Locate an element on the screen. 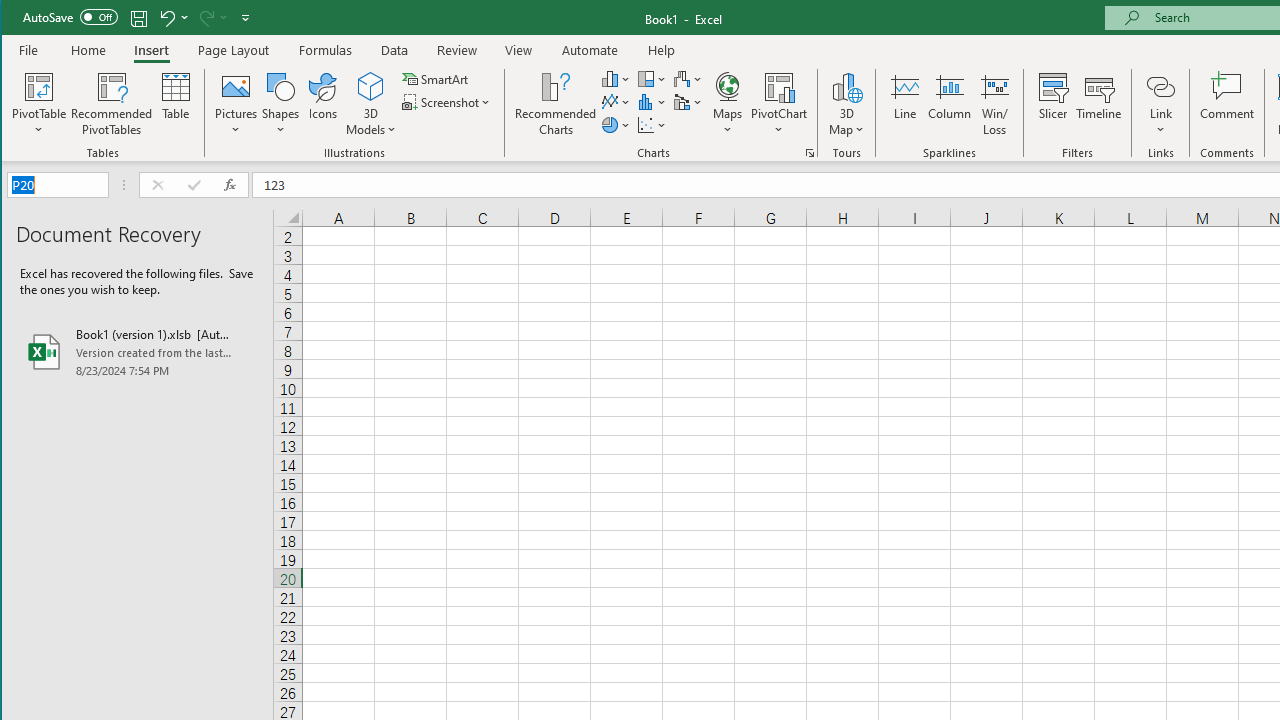 The height and width of the screenshot is (720, 1280). 'Pictures' is located at coordinates (236, 104).